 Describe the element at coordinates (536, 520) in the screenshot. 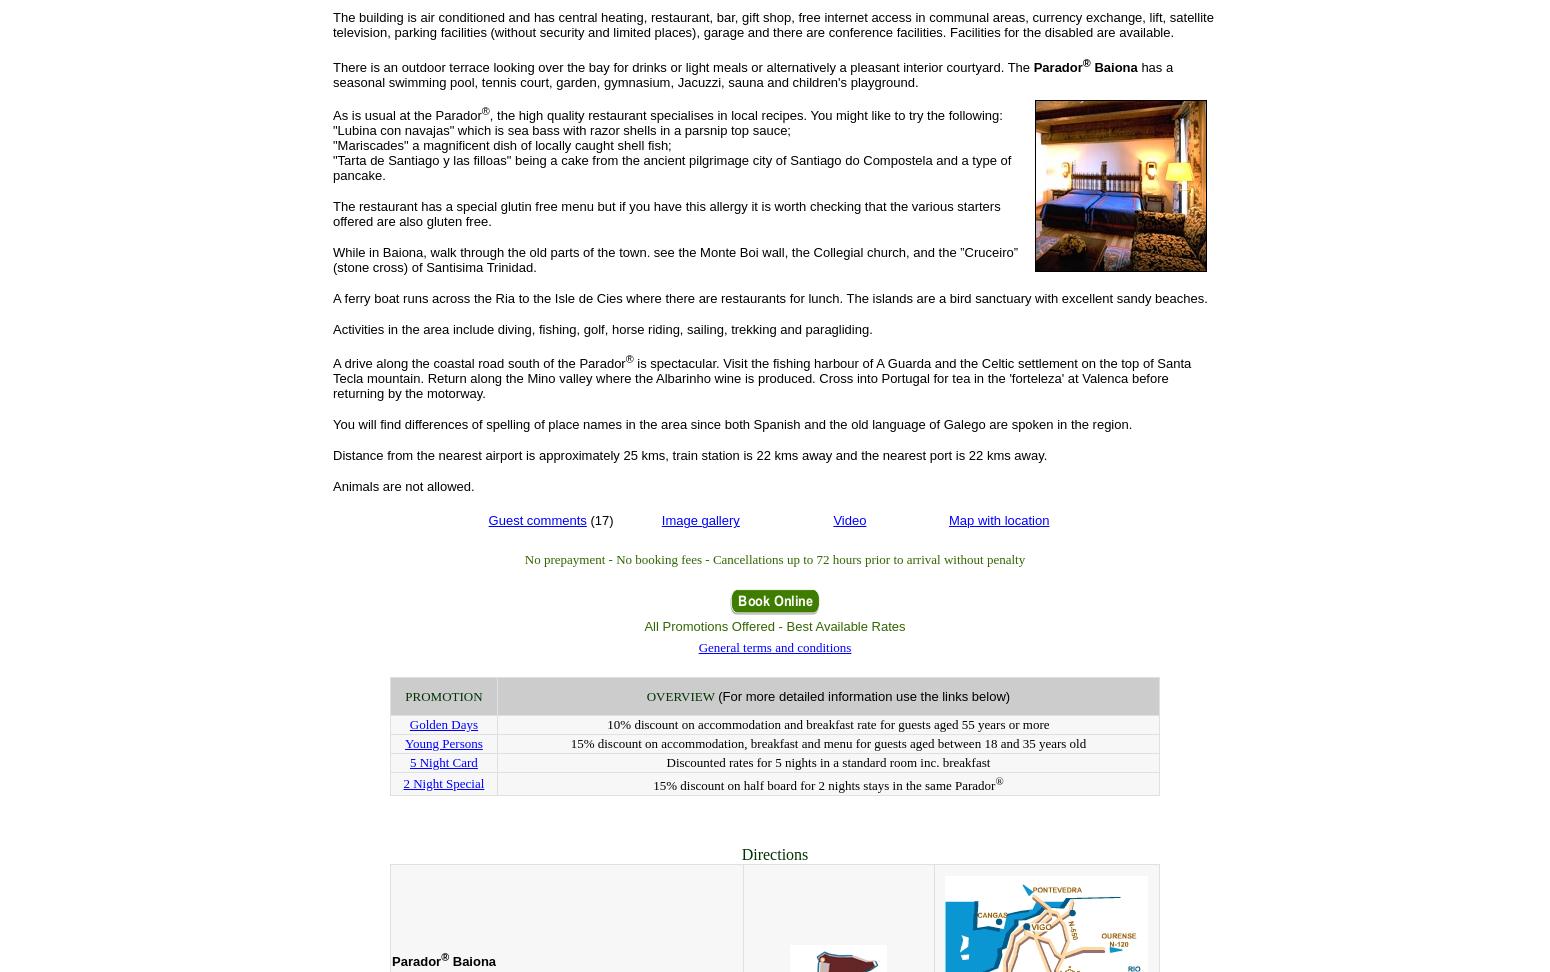

I see `'Guest comments'` at that location.